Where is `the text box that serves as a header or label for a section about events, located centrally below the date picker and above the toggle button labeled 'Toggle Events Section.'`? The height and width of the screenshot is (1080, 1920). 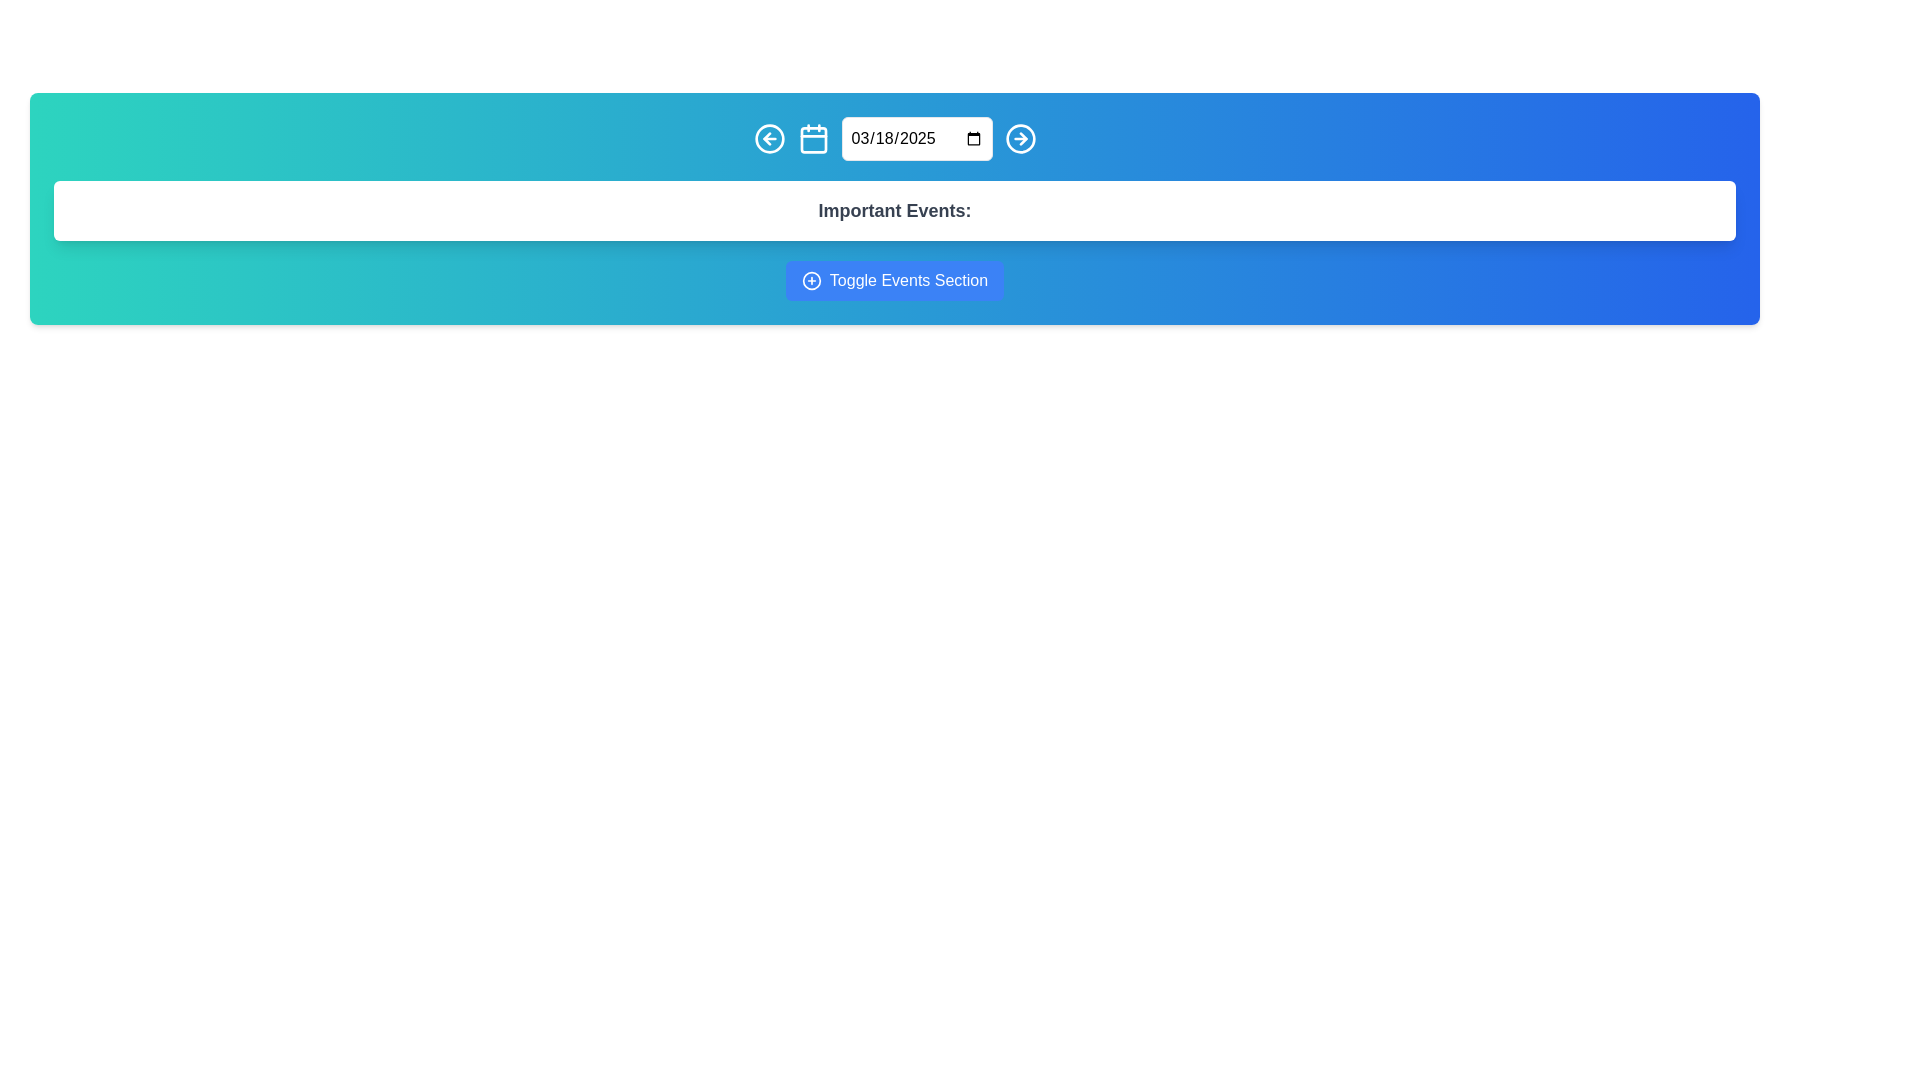 the text box that serves as a header or label for a section about events, located centrally below the date picker and above the toggle button labeled 'Toggle Events Section.' is located at coordinates (893, 211).